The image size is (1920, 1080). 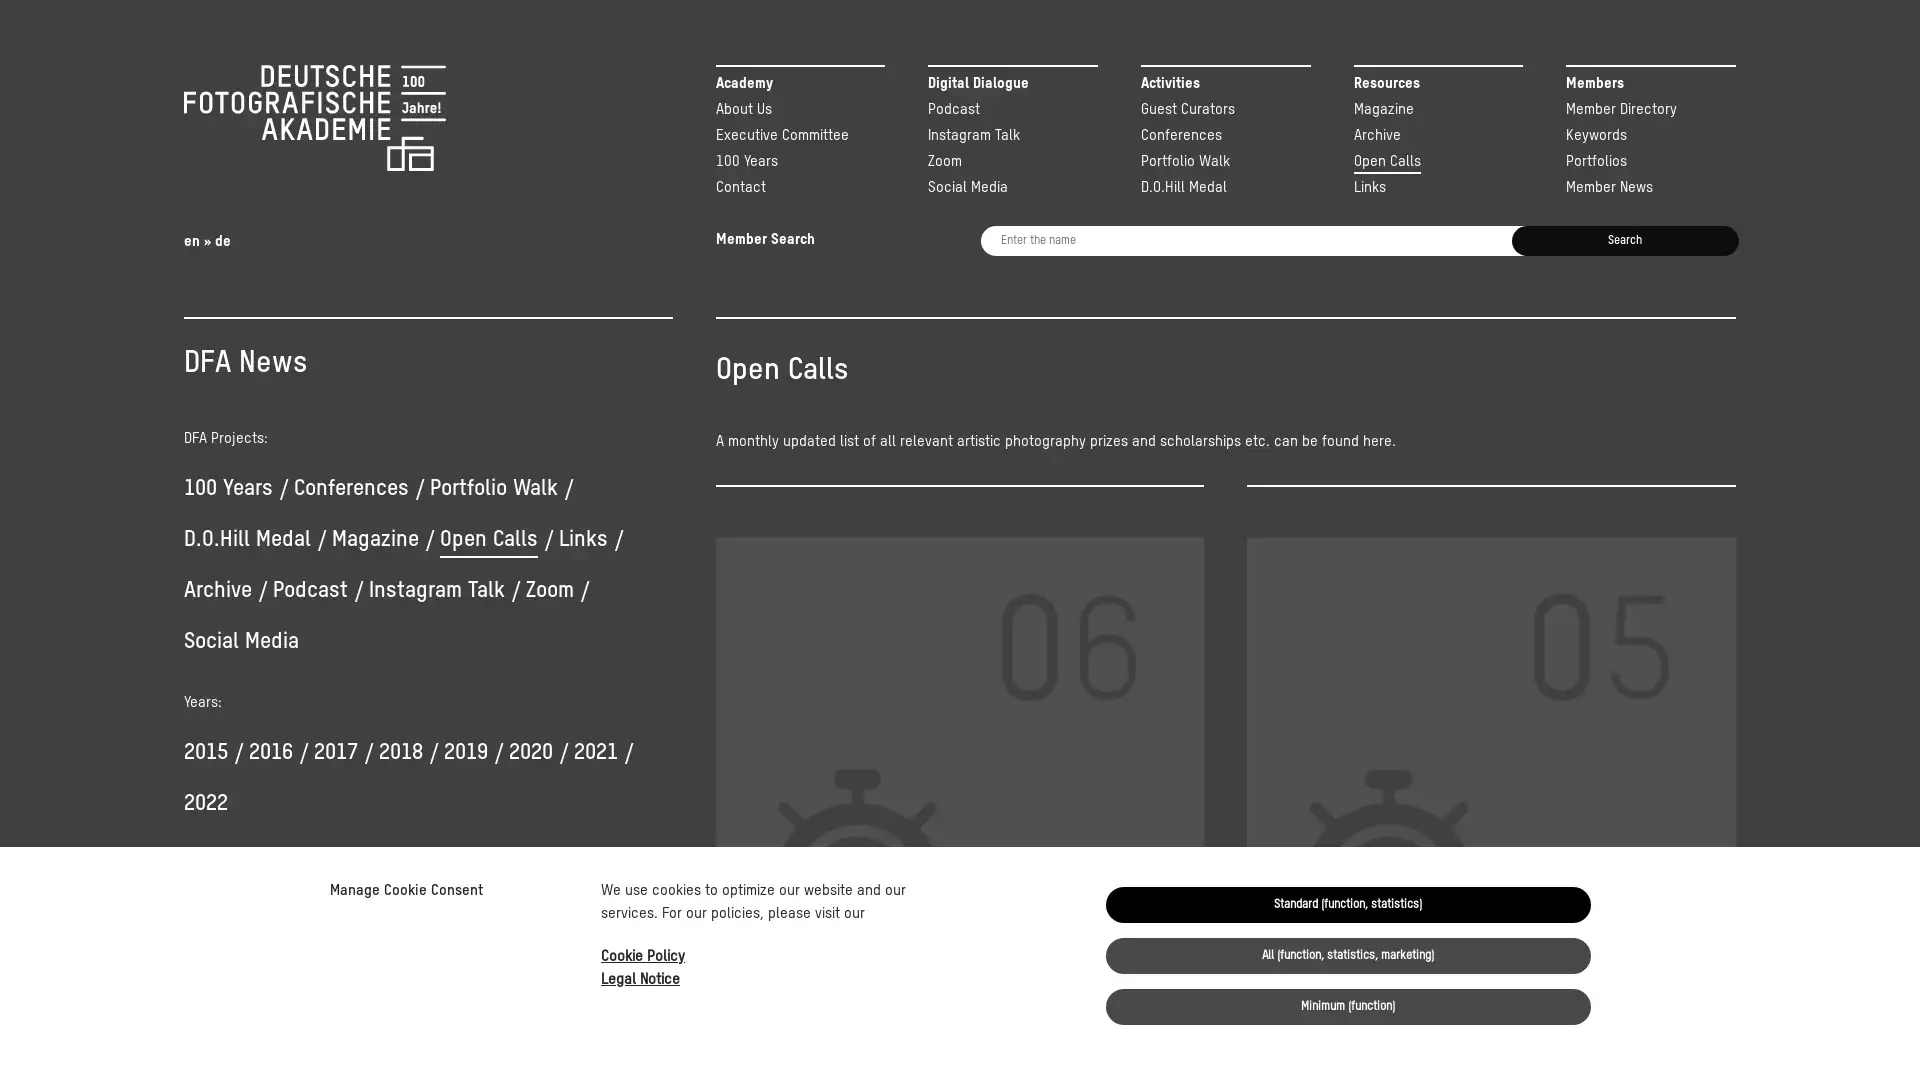 What do you see at coordinates (494, 489) in the screenshot?
I see `Portfolio Walk` at bounding box center [494, 489].